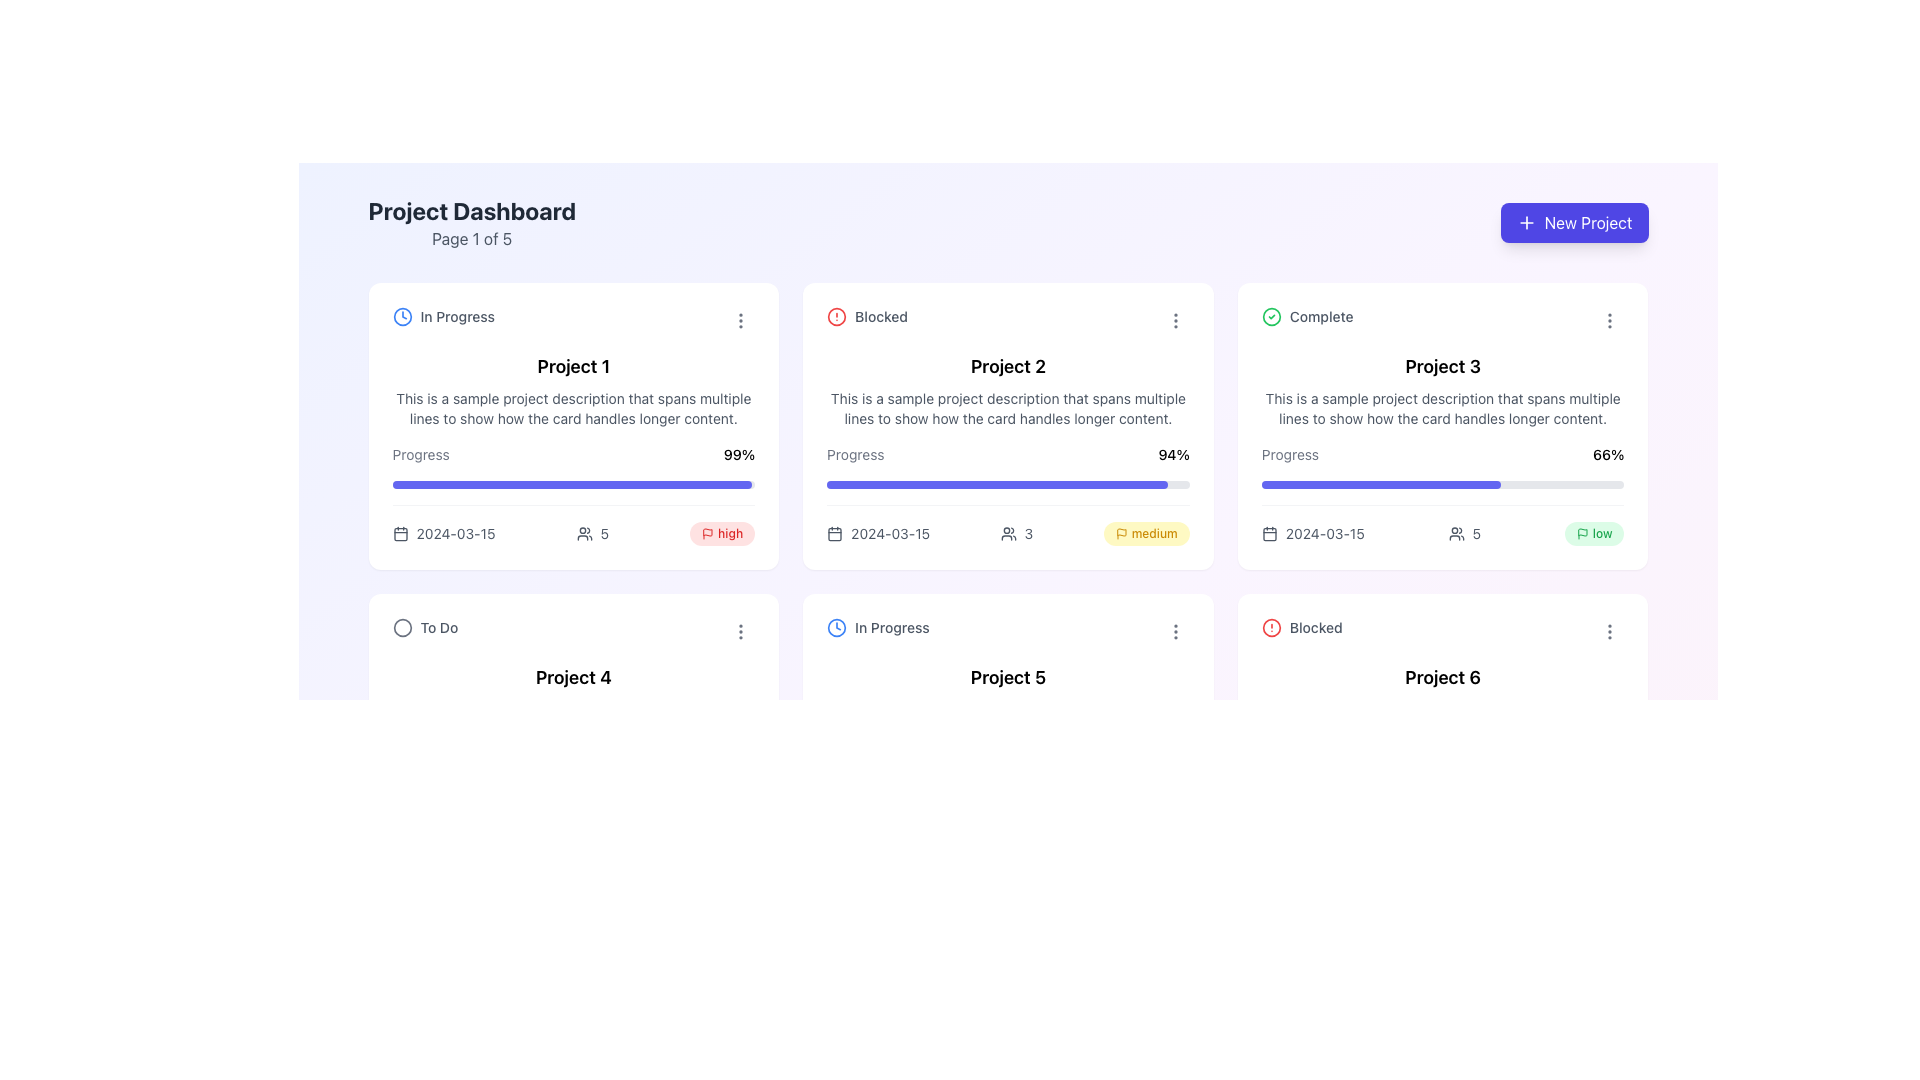 This screenshot has height=1080, width=1920. I want to click on the rectangular decorative element within the calendar icon located in the top-left card labeled 'Project 2' on the dashboard interface, so click(835, 533).